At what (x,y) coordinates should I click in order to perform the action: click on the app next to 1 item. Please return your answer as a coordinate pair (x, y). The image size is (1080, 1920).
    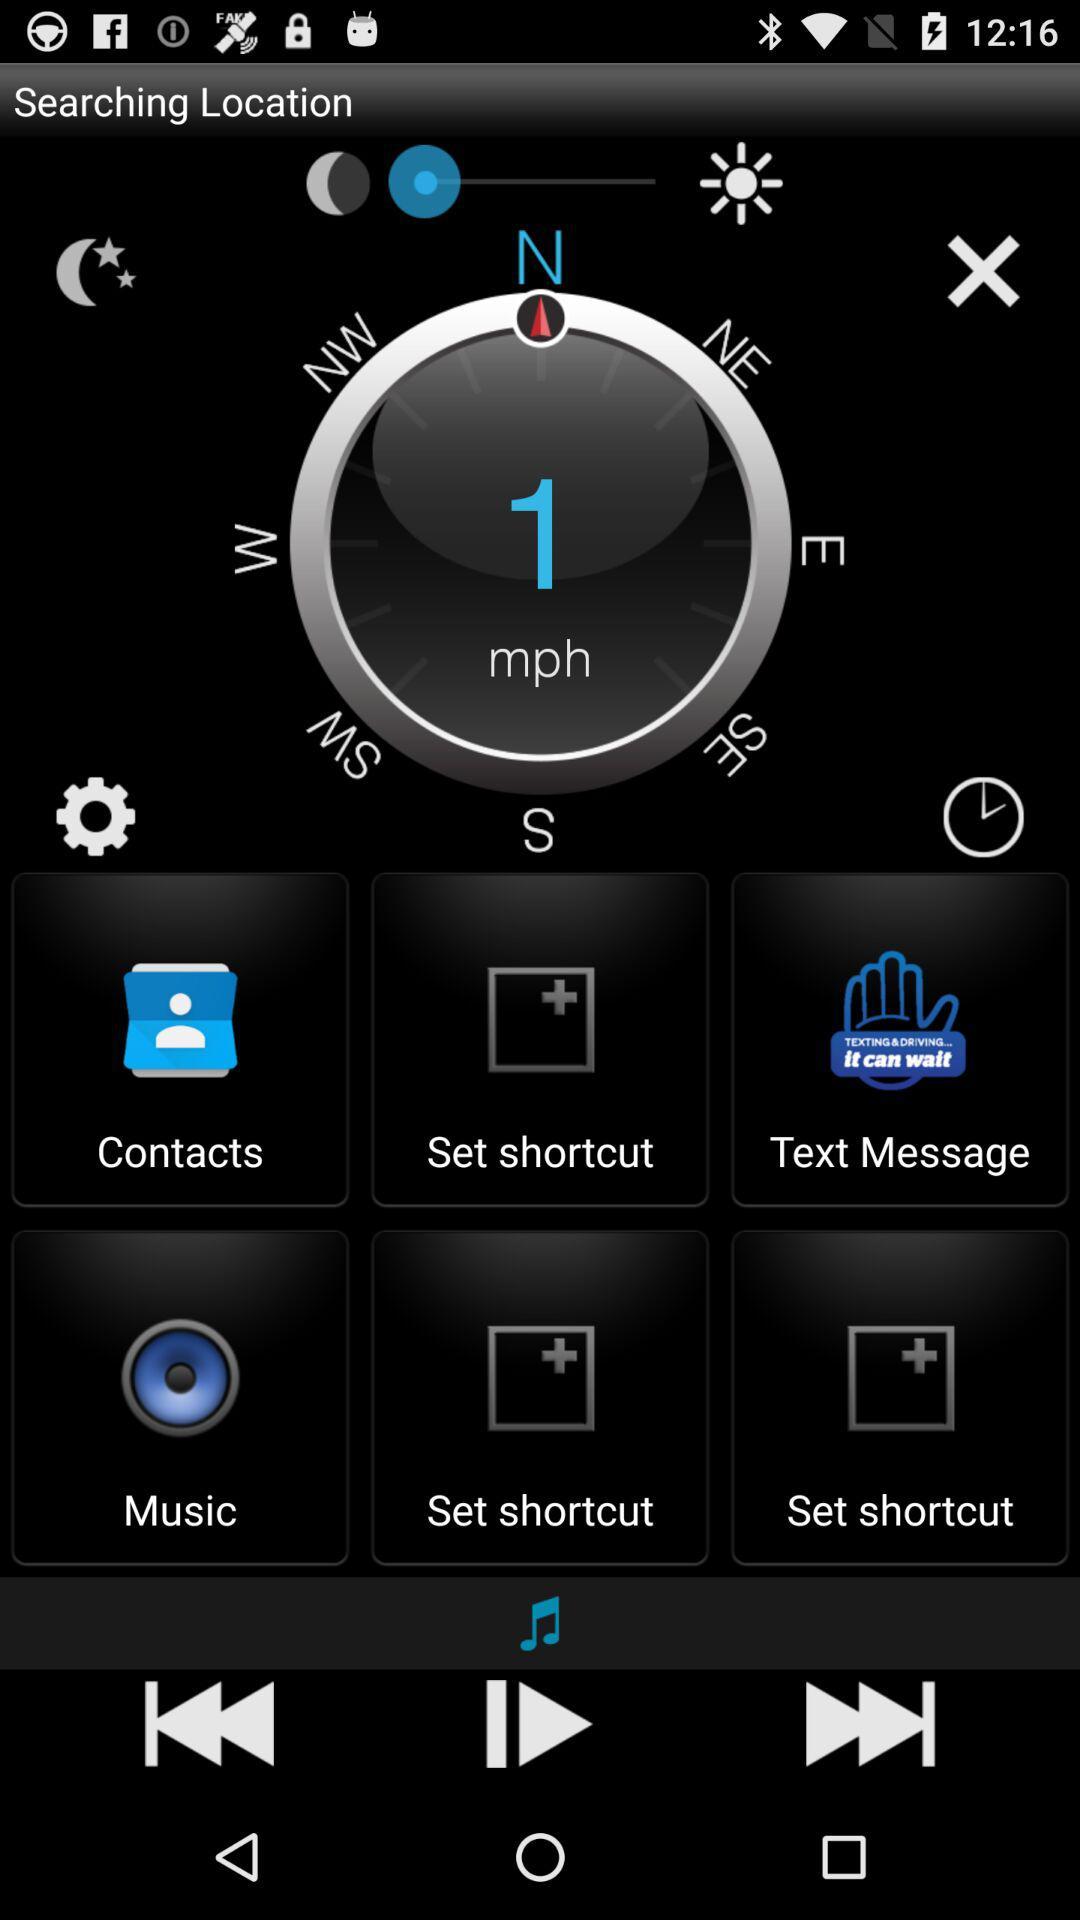
    Looking at the image, I should click on (96, 817).